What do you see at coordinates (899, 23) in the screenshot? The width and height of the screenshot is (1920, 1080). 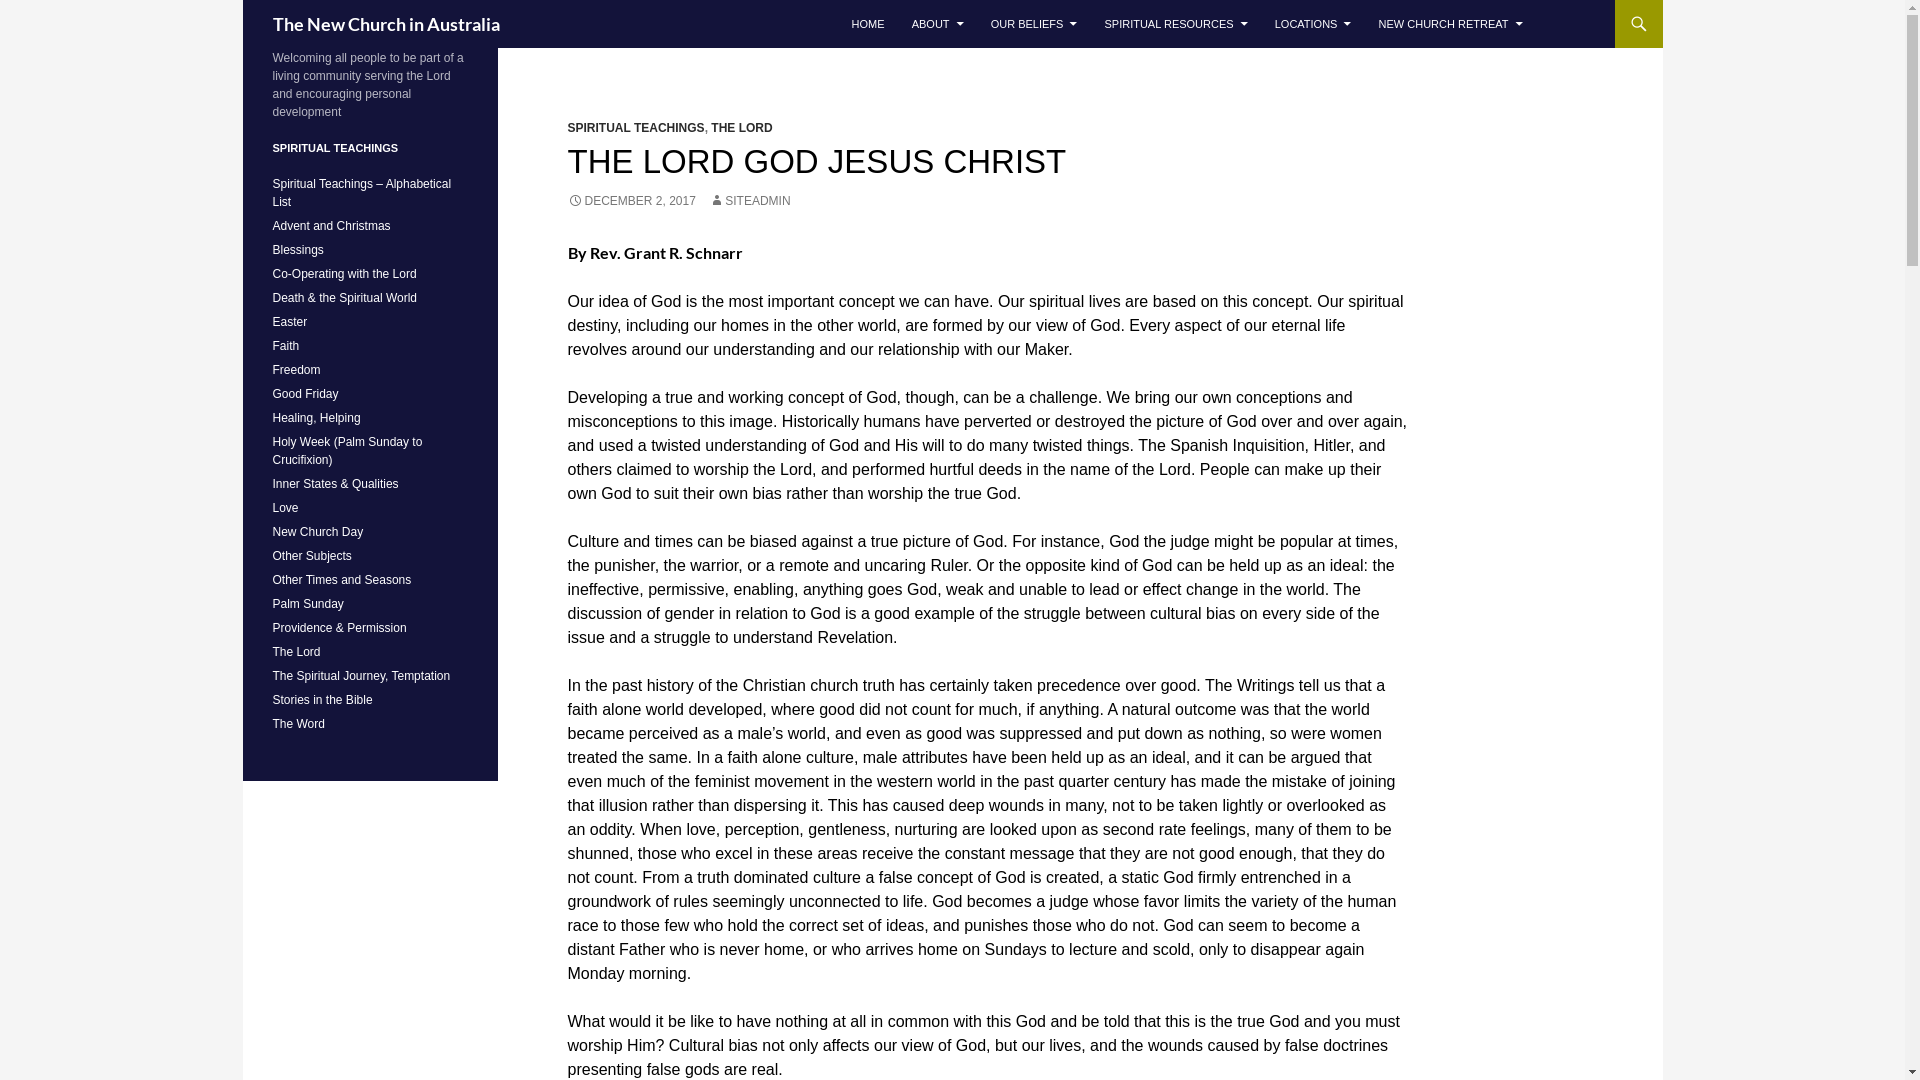 I see `'ABOUT'` at bounding box center [899, 23].